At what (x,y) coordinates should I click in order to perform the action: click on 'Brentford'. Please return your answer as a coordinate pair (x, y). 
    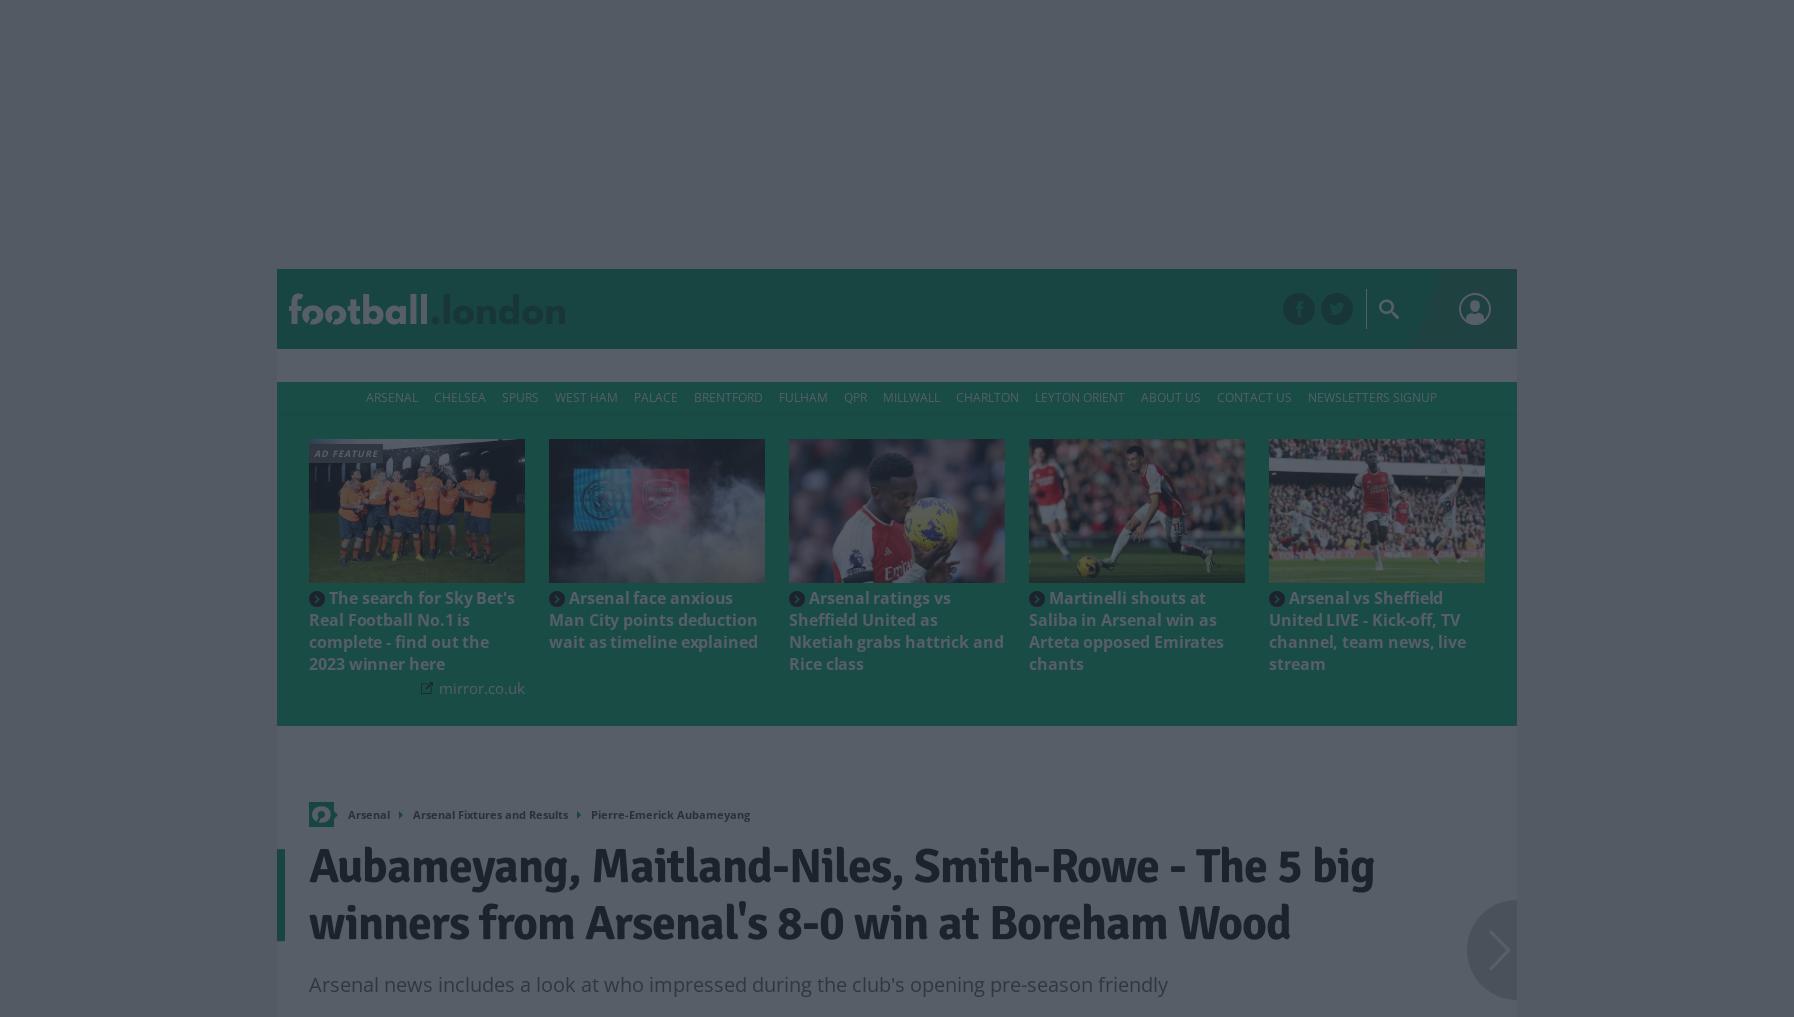
    Looking at the image, I should click on (727, 397).